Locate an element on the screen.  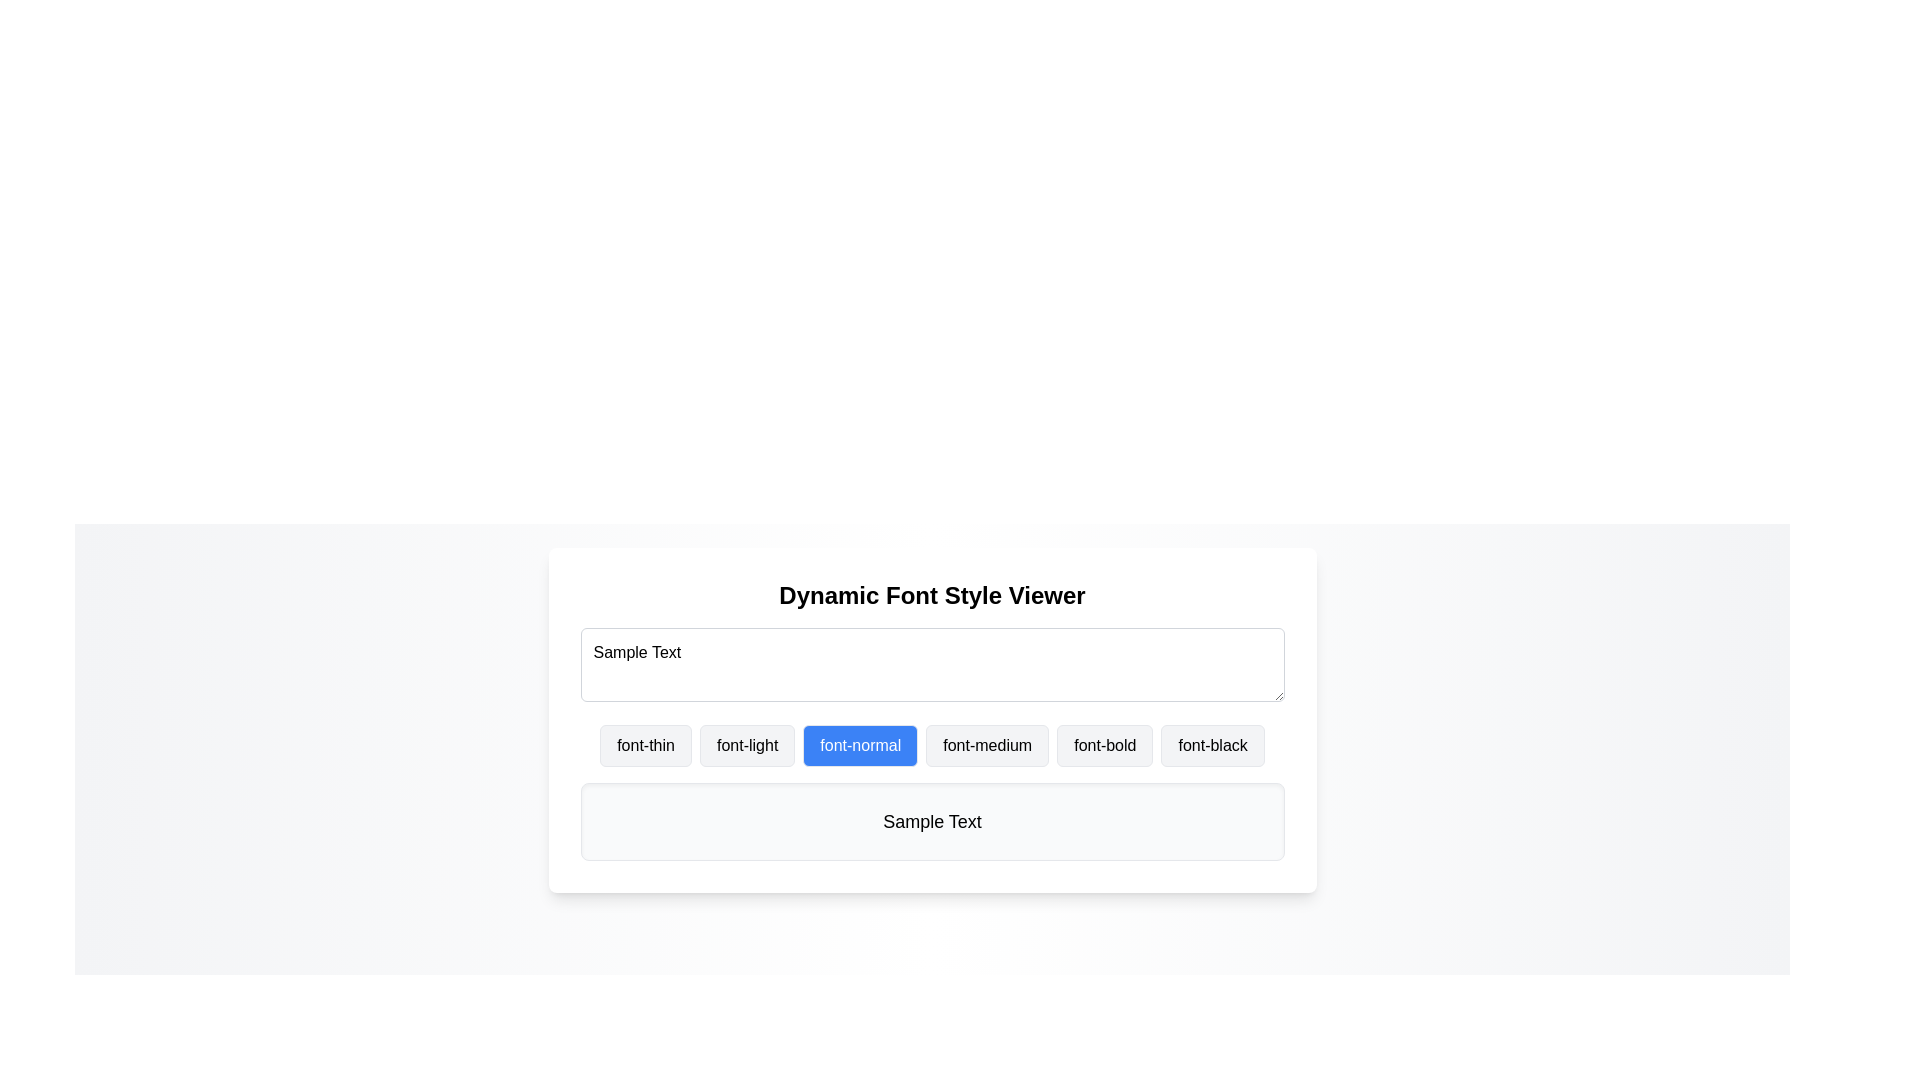
the 'font-black' style button, the sixth button in a horizontal group located below the text input field is located at coordinates (1212, 745).